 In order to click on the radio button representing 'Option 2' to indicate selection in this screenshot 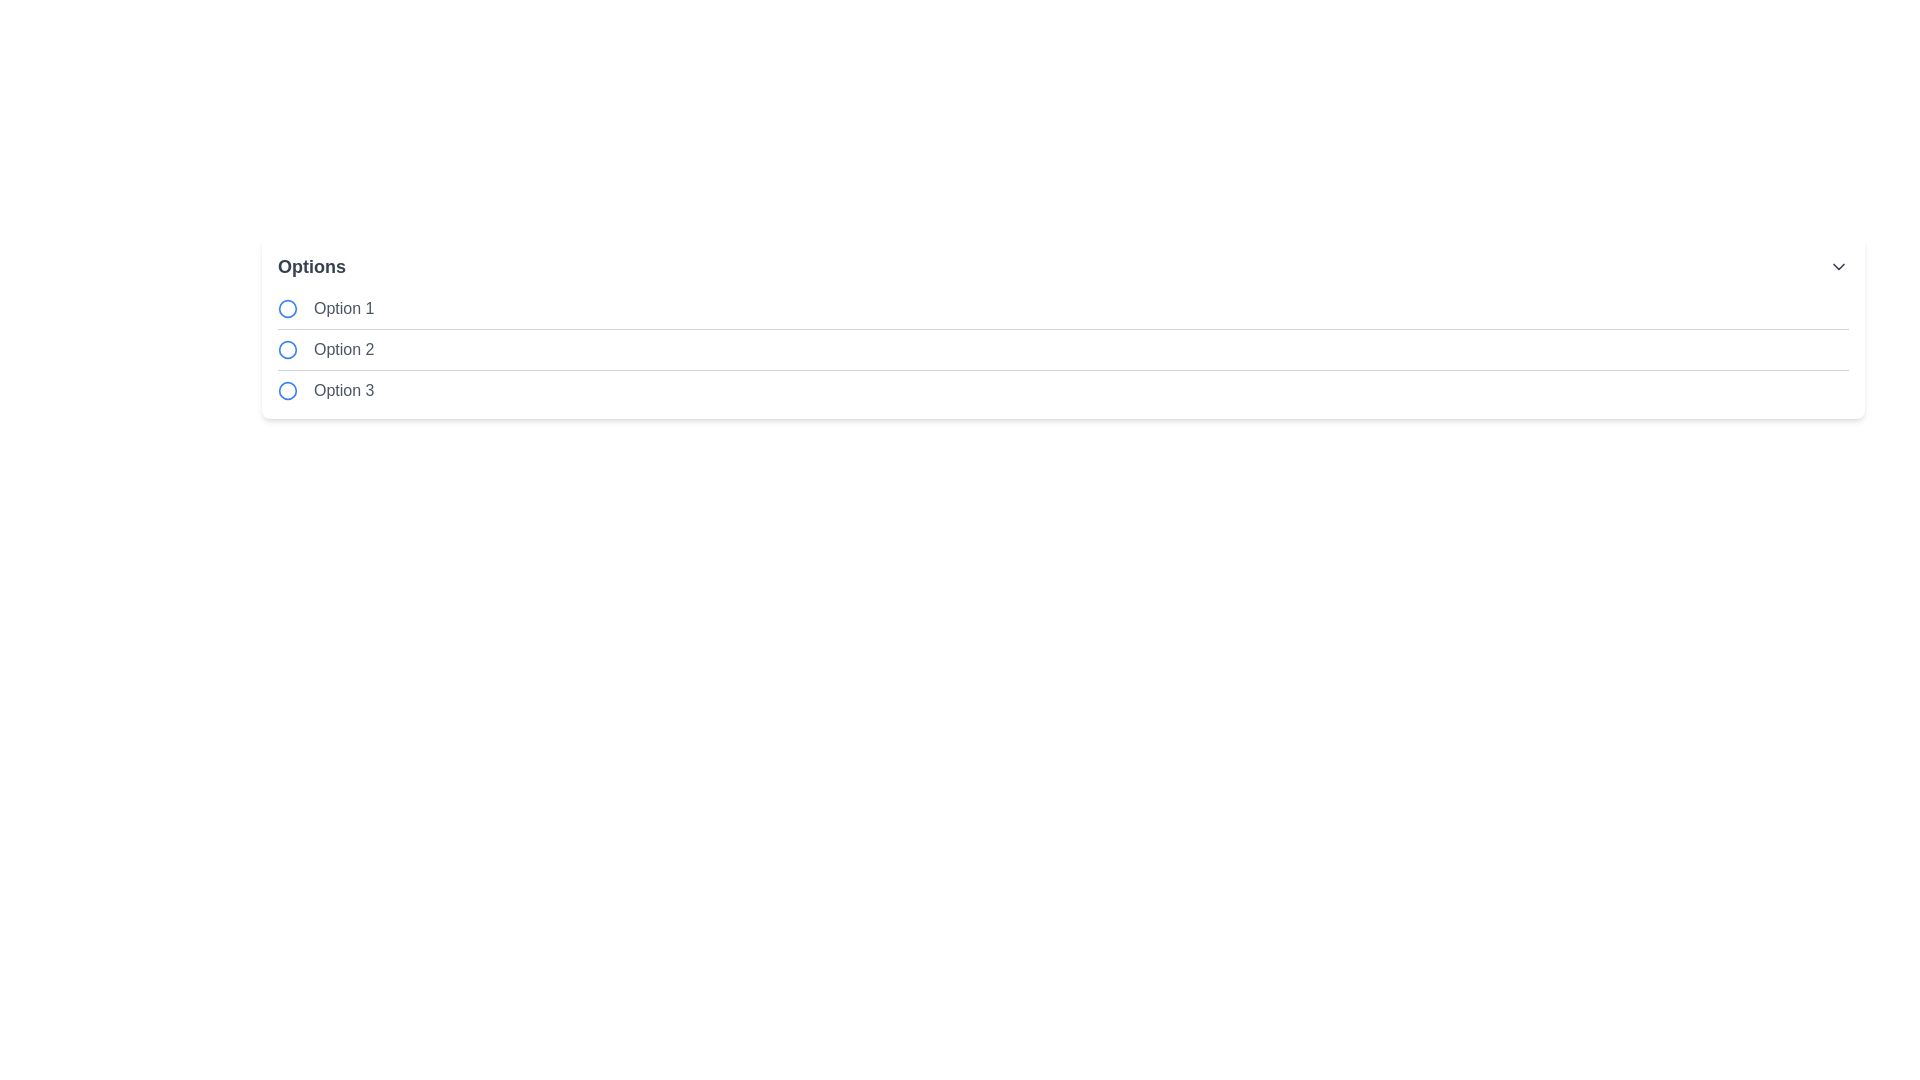, I will do `click(287, 349)`.